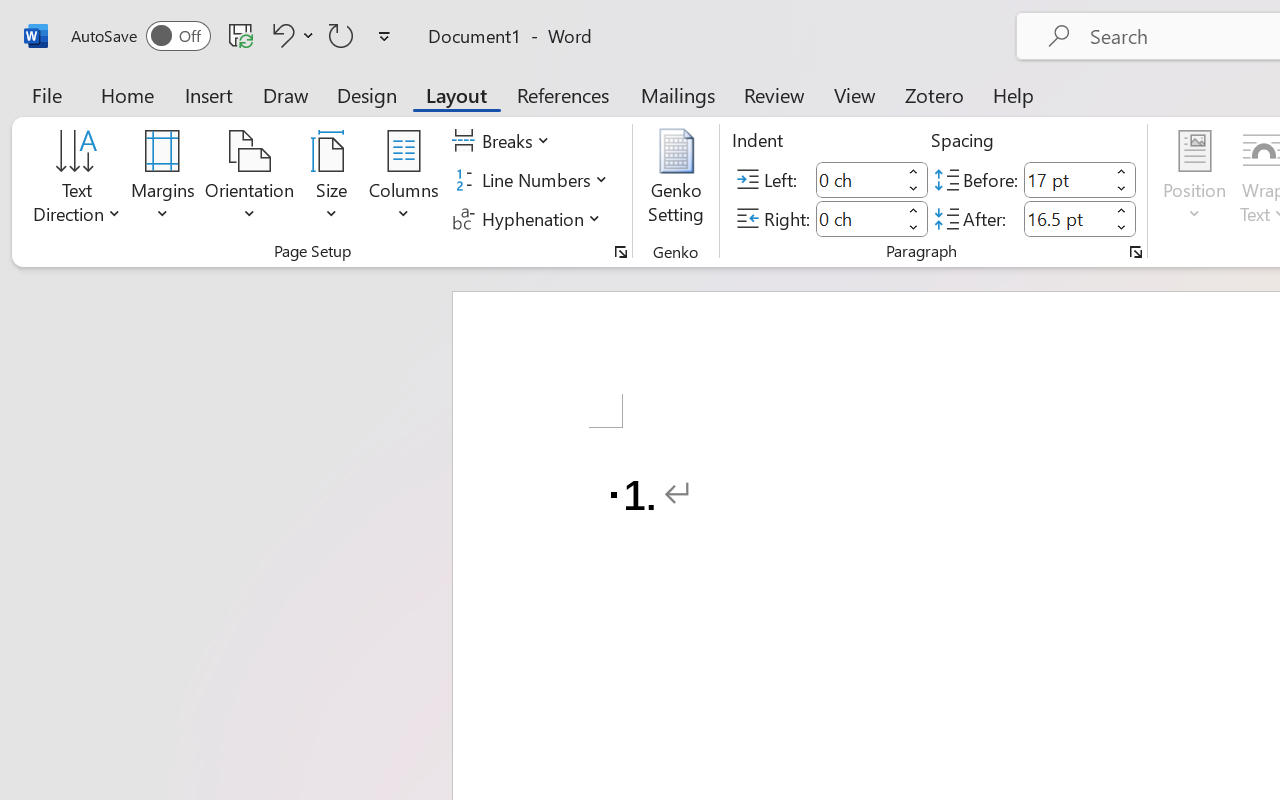 Image resolution: width=1280 pixels, height=800 pixels. Describe the element at coordinates (279, 34) in the screenshot. I see `'Undo Number Default'` at that location.